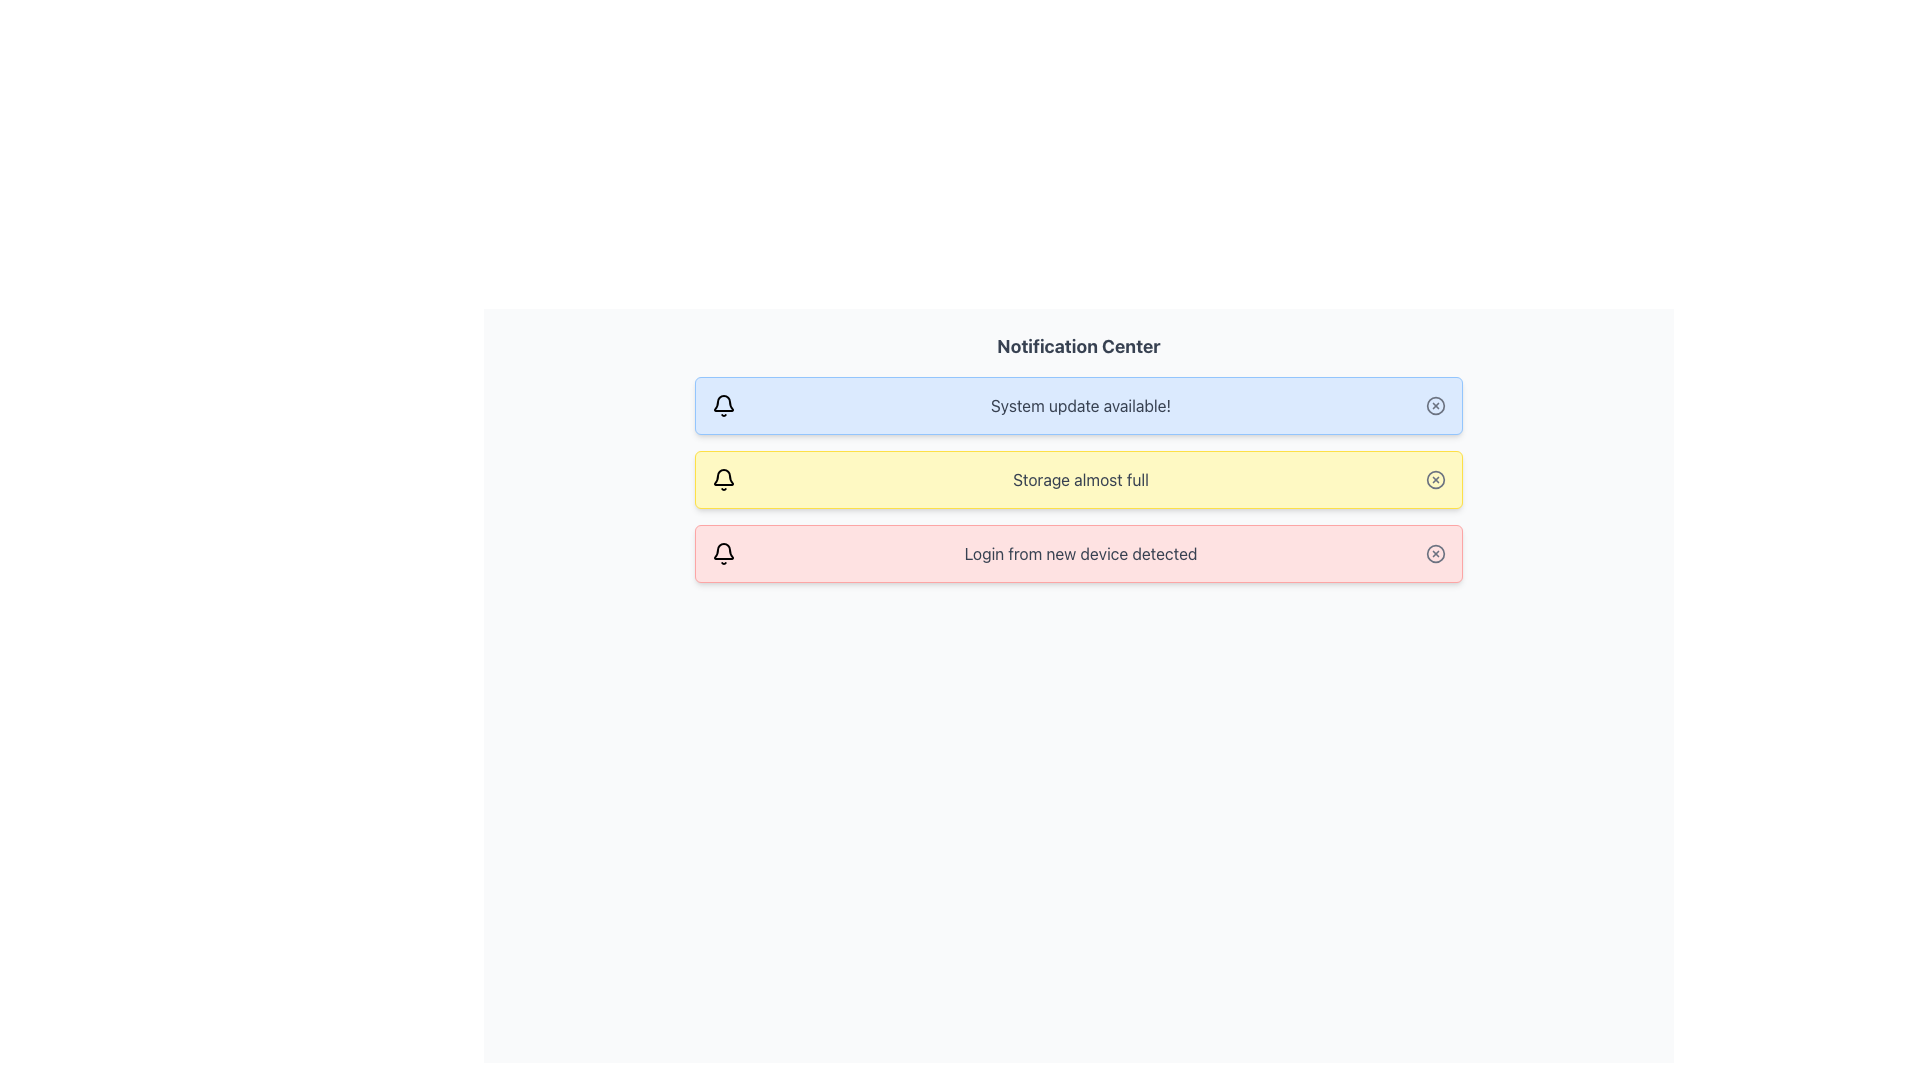 The image size is (1920, 1080). What do you see at coordinates (723, 403) in the screenshot?
I see `the bell-like SVG icon representing a notification alert located in the first notification card of the Notification Center interface, next to the text 'System update available!'` at bounding box center [723, 403].